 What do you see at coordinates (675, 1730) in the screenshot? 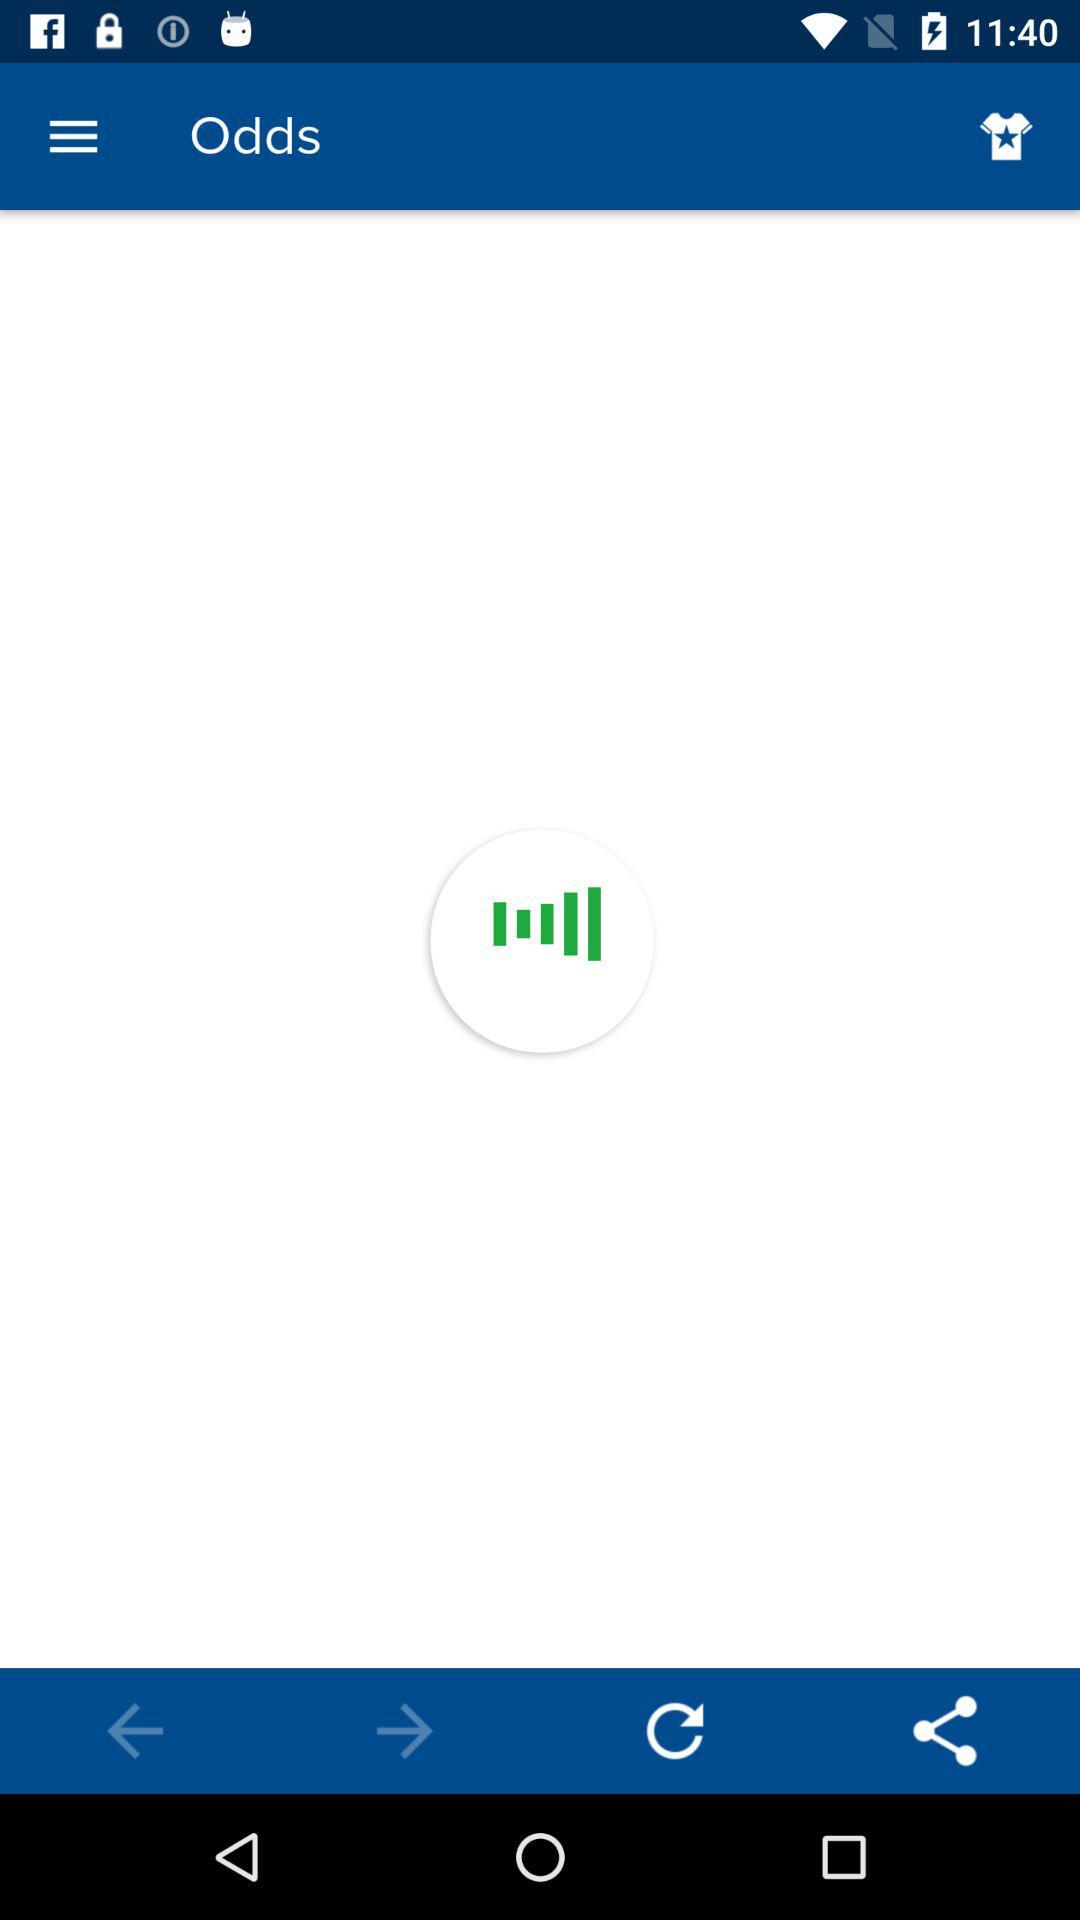
I see `refresh the page` at bounding box center [675, 1730].